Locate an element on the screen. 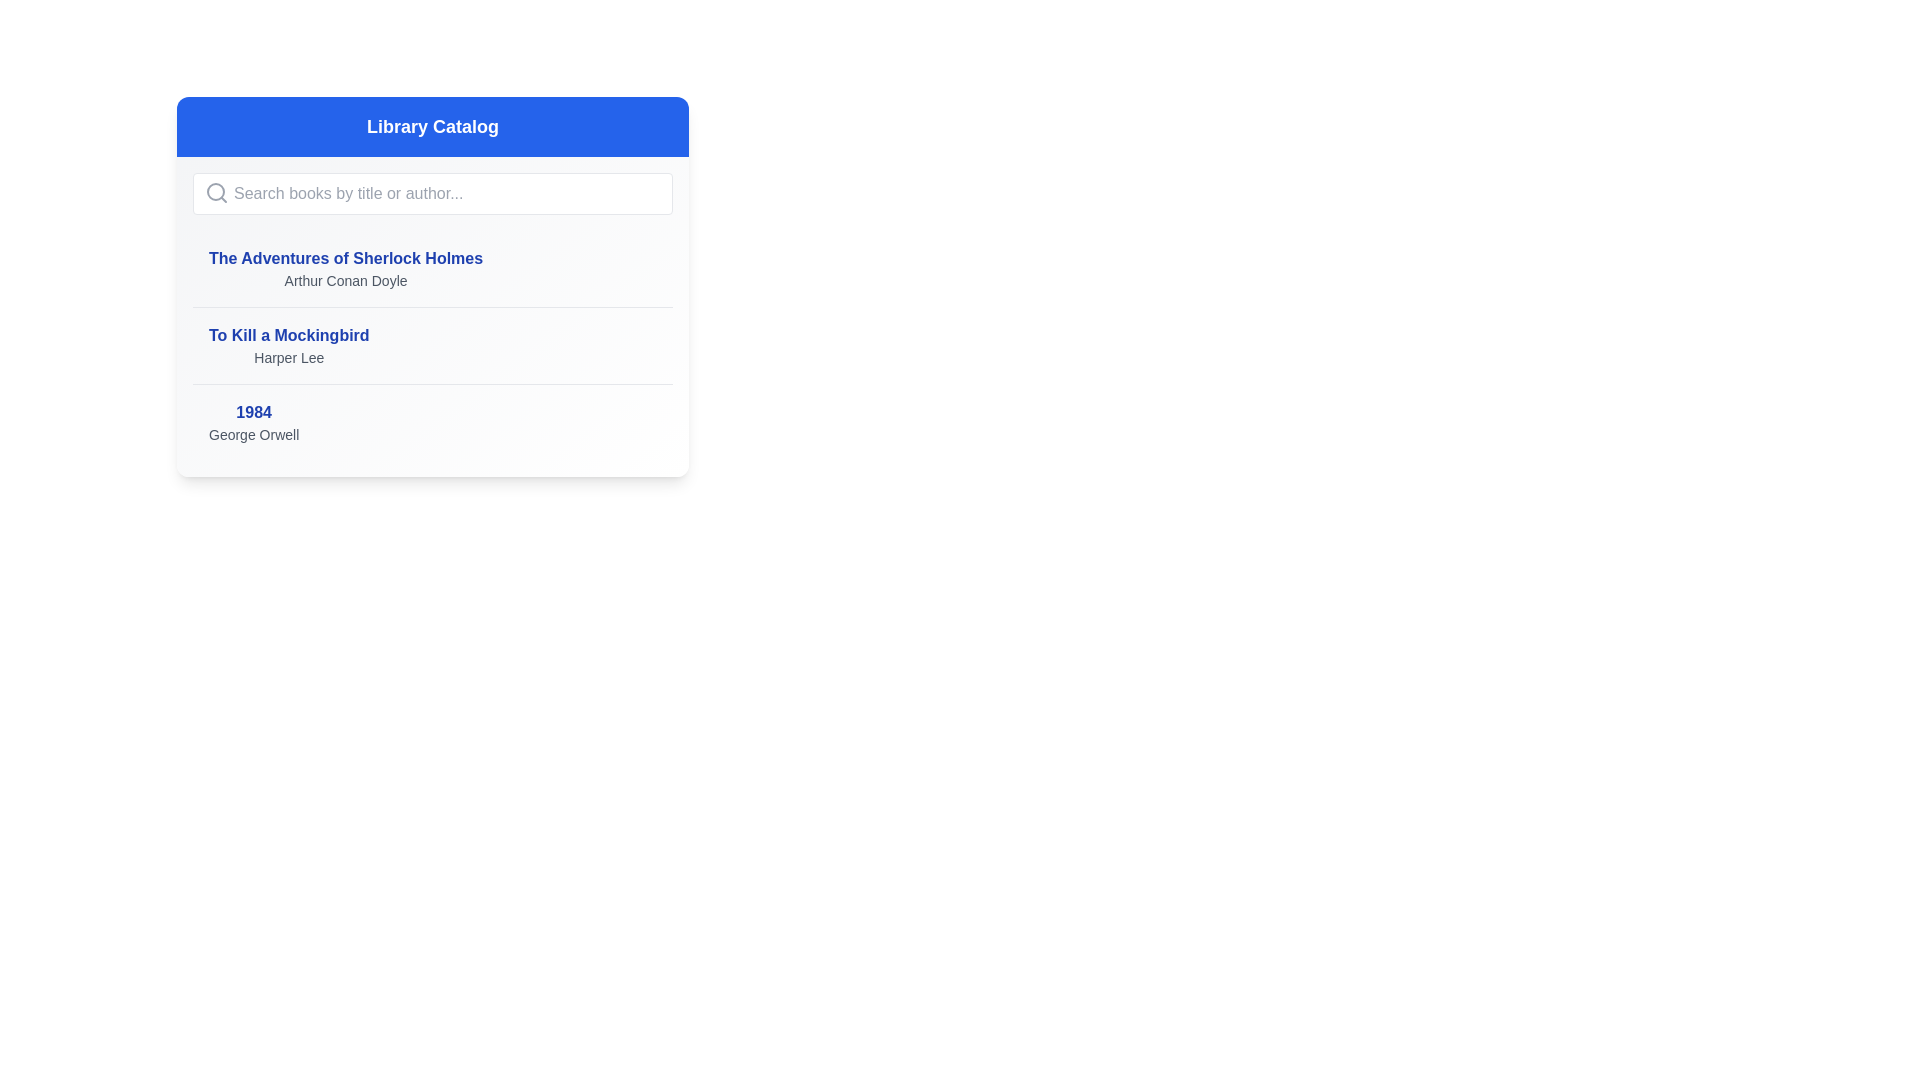 Image resolution: width=1920 pixels, height=1080 pixels. the list item displaying 'To Kill a Mockingbird' by the author is located at coordinates (431, 345).